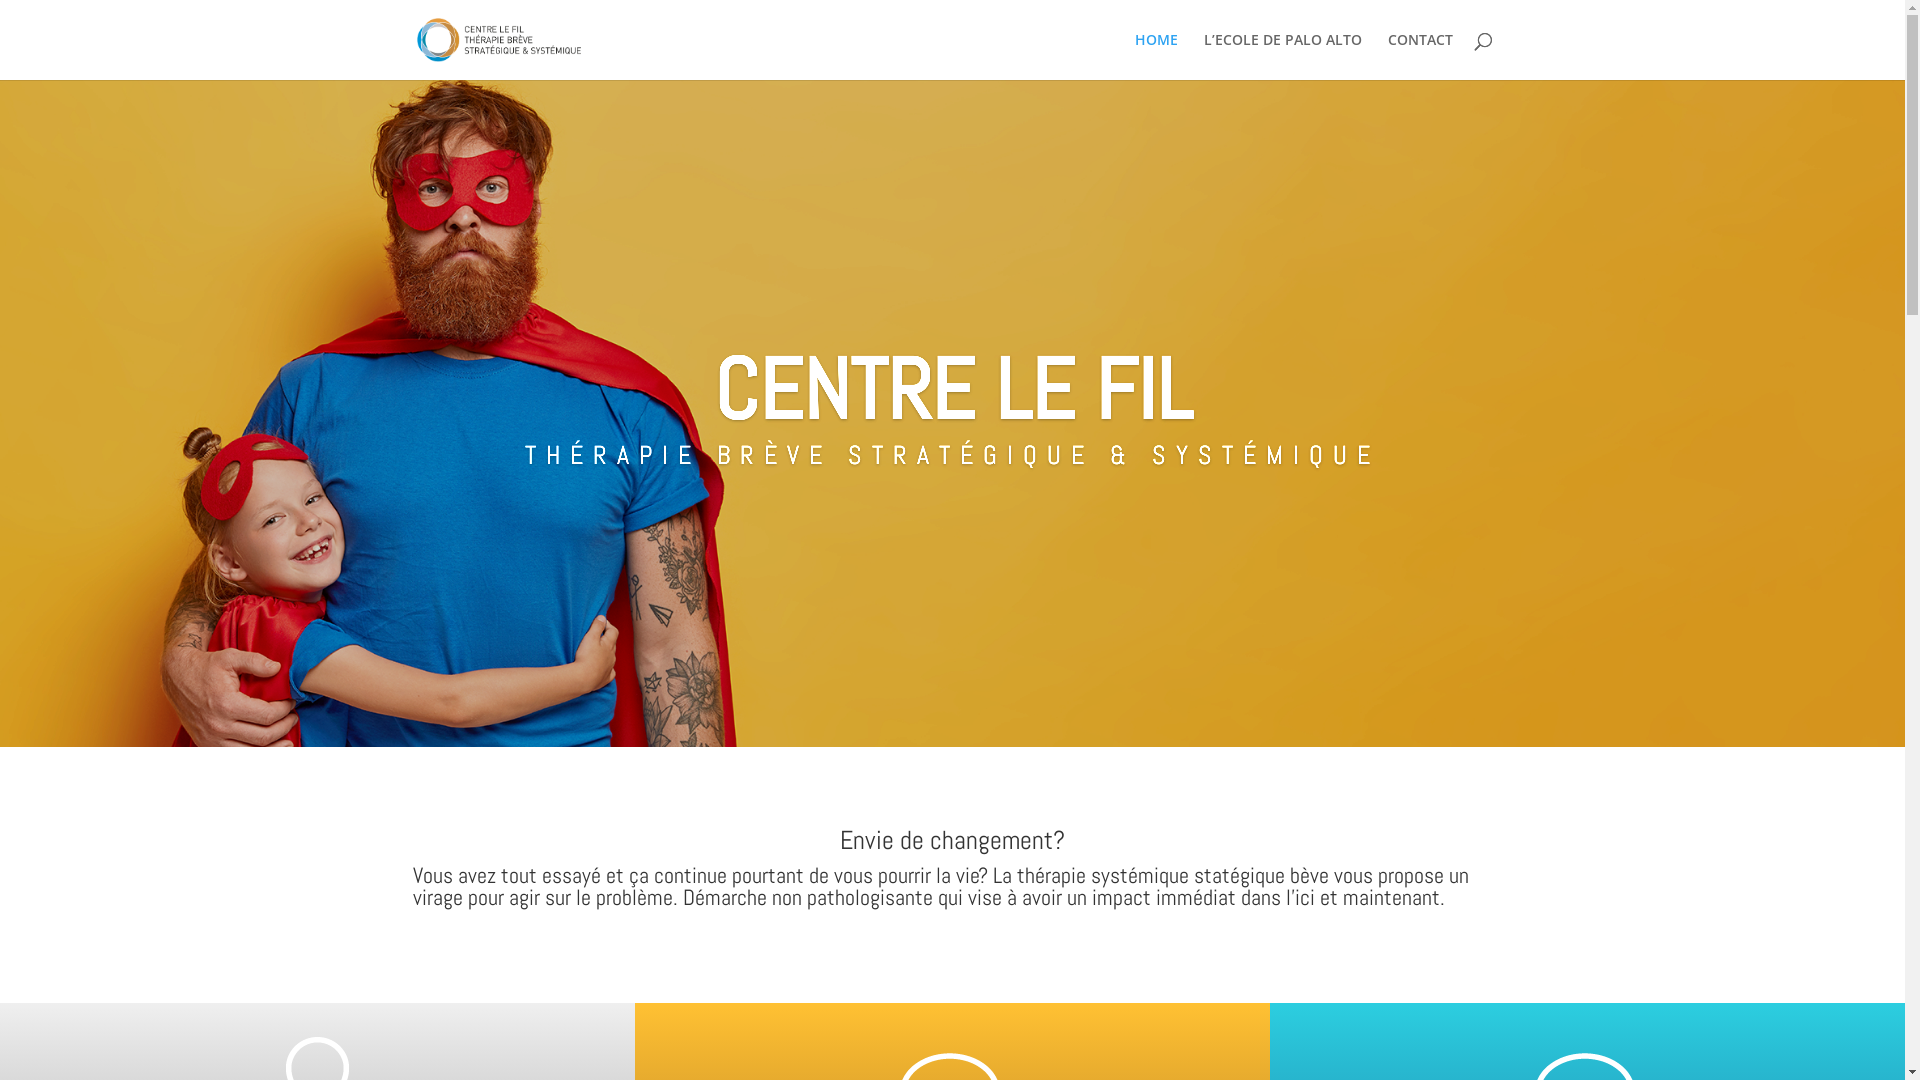 The image size is (1920, 1080). I want to click on 'CONTACT', so click(1419, 55).